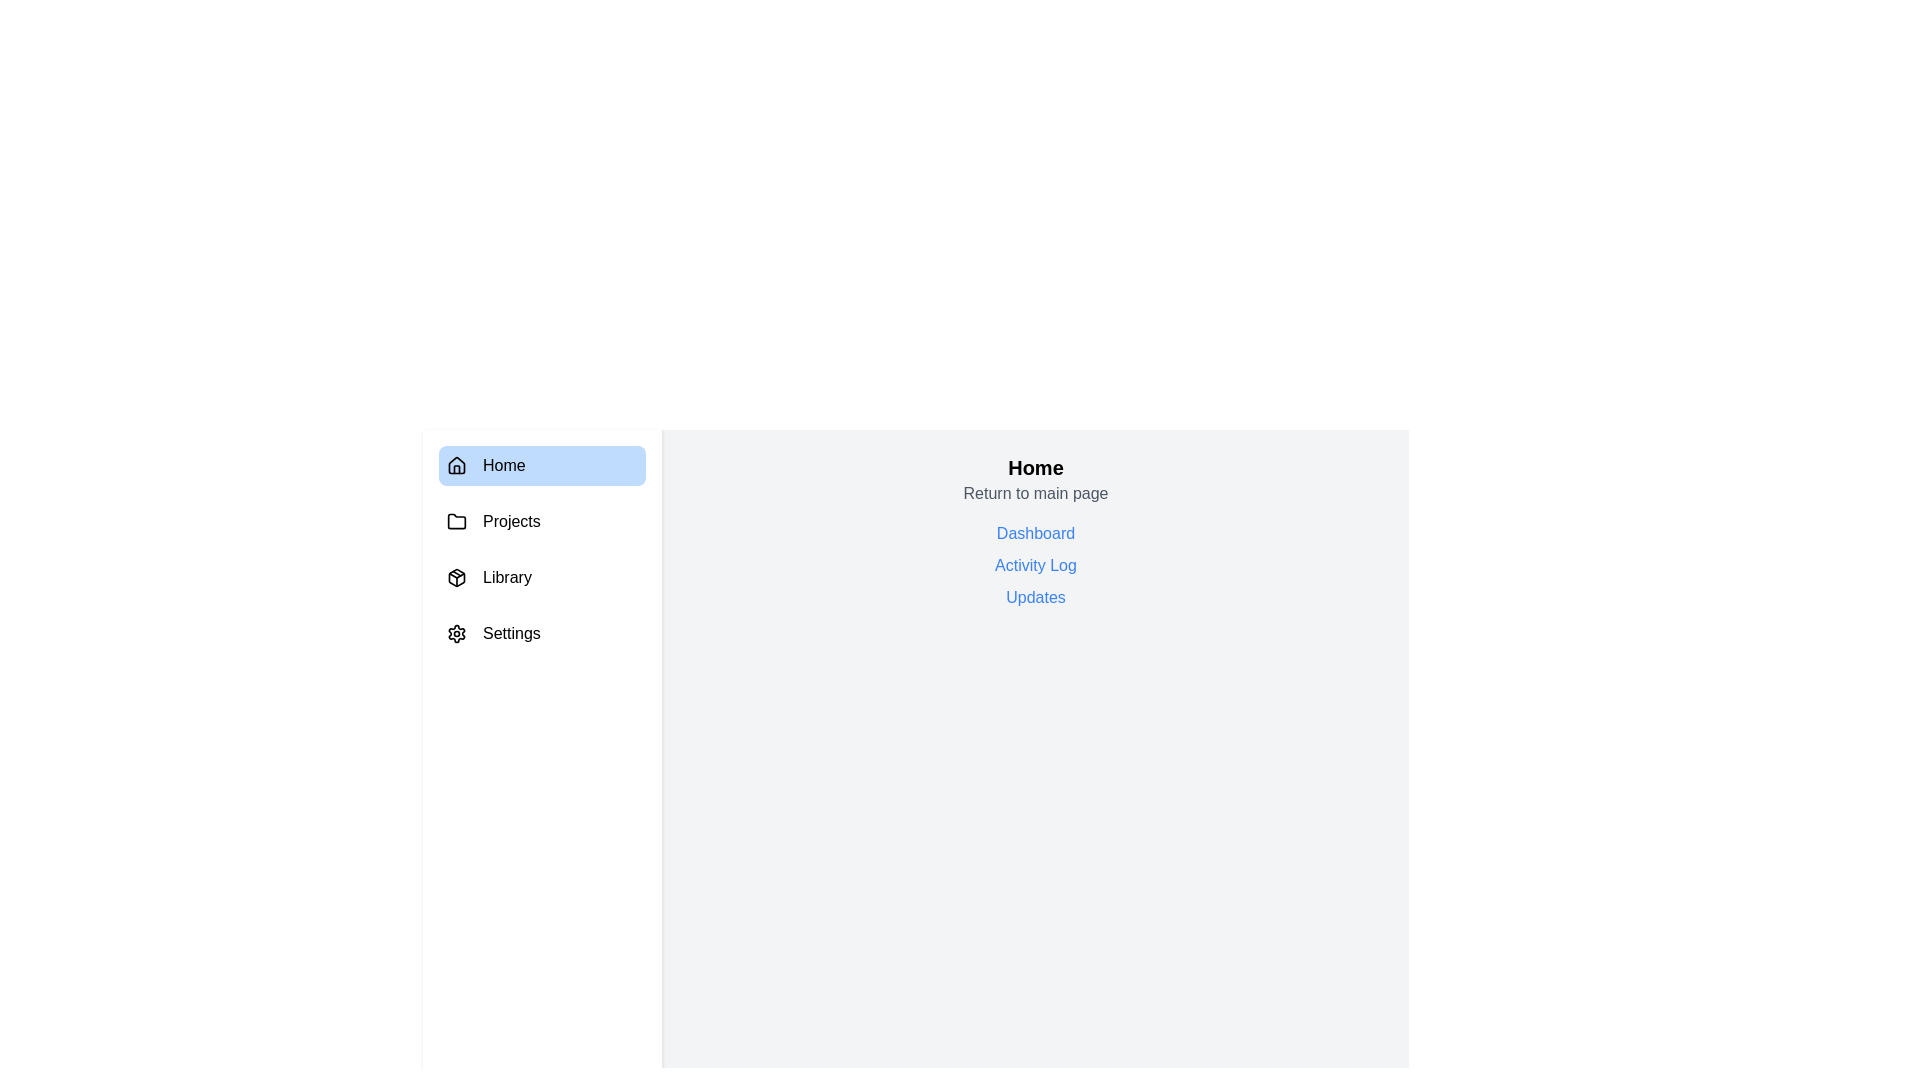 The height and width of the screenshot is (1080, 1920). I want to click on the 'Library' icon located to the left of the 'Library' text in the navigation menu, so click(455, 578).